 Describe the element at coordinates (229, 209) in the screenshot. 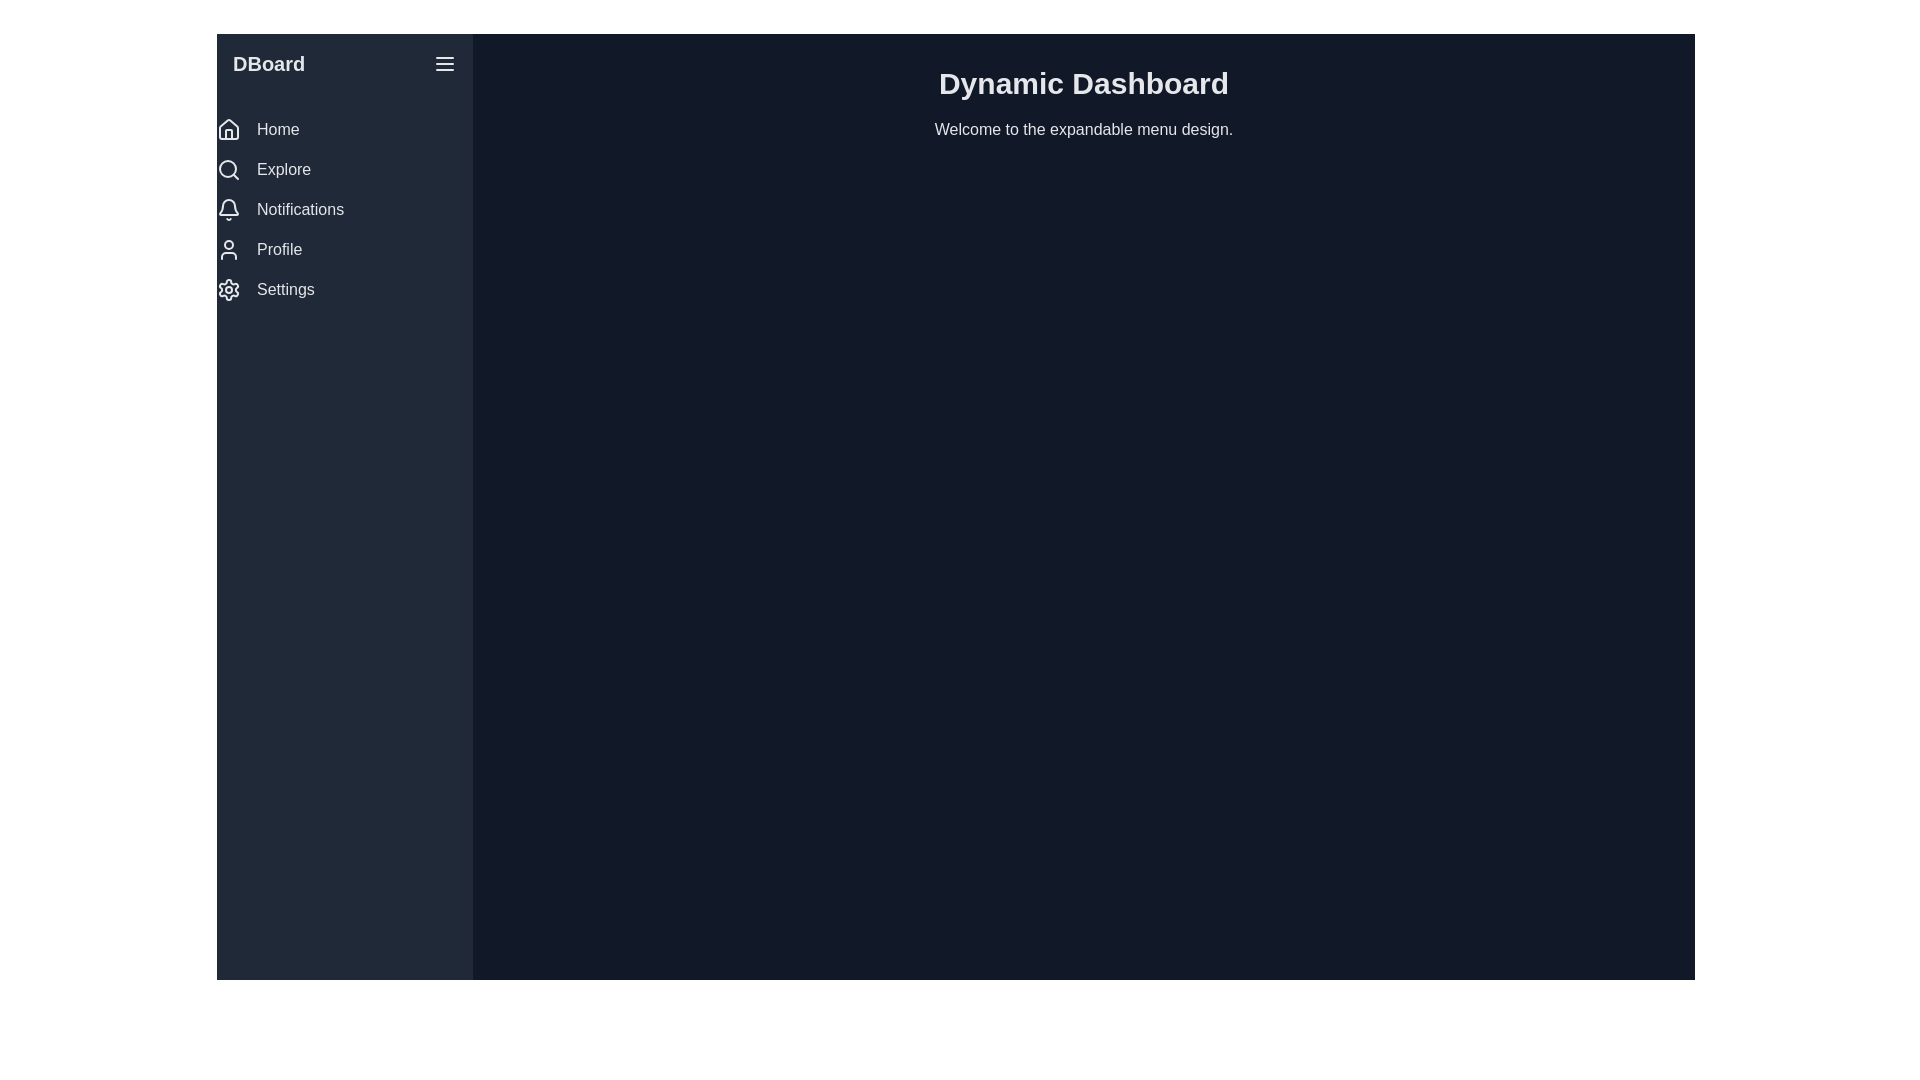

I see `the bell icon in the left sidebar menu` at that location.